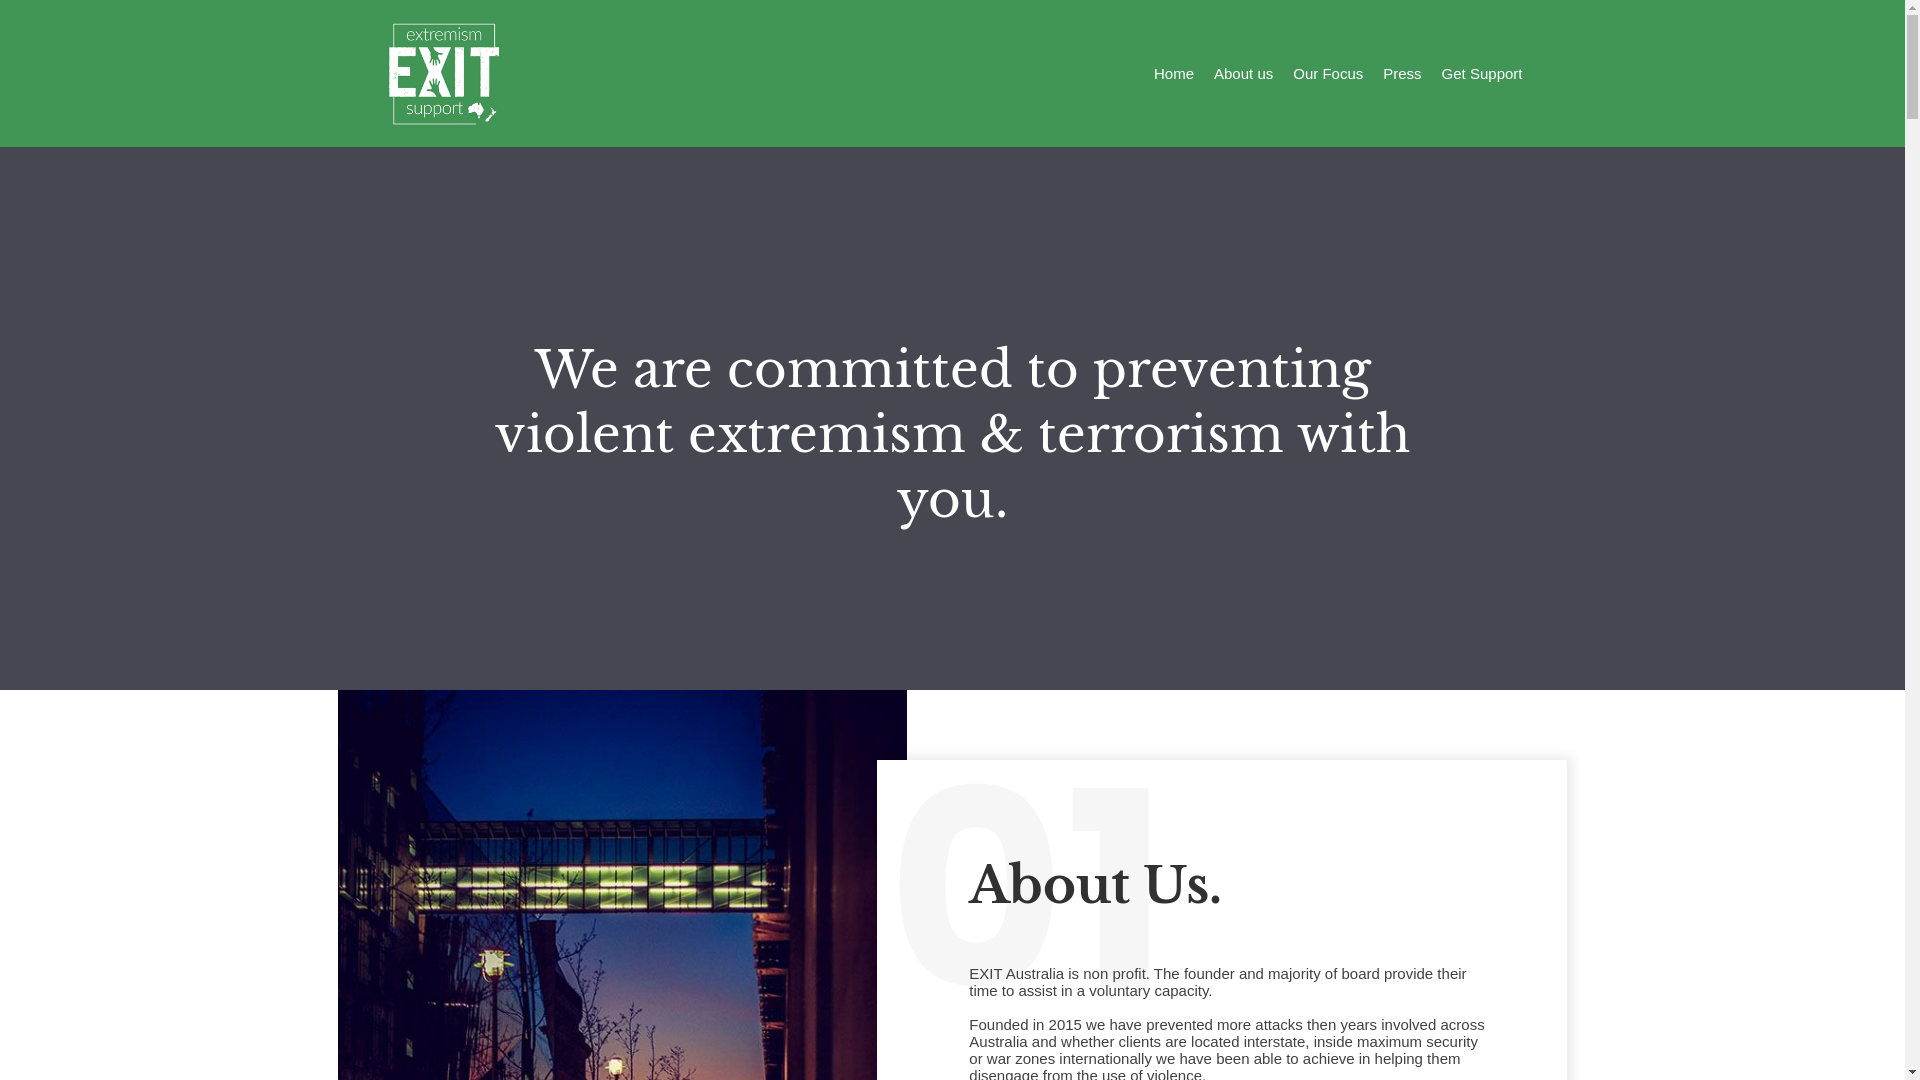  Describe the element at coordinates (19, 10) in the screenshot. I see `'Skip to content'` at that location.